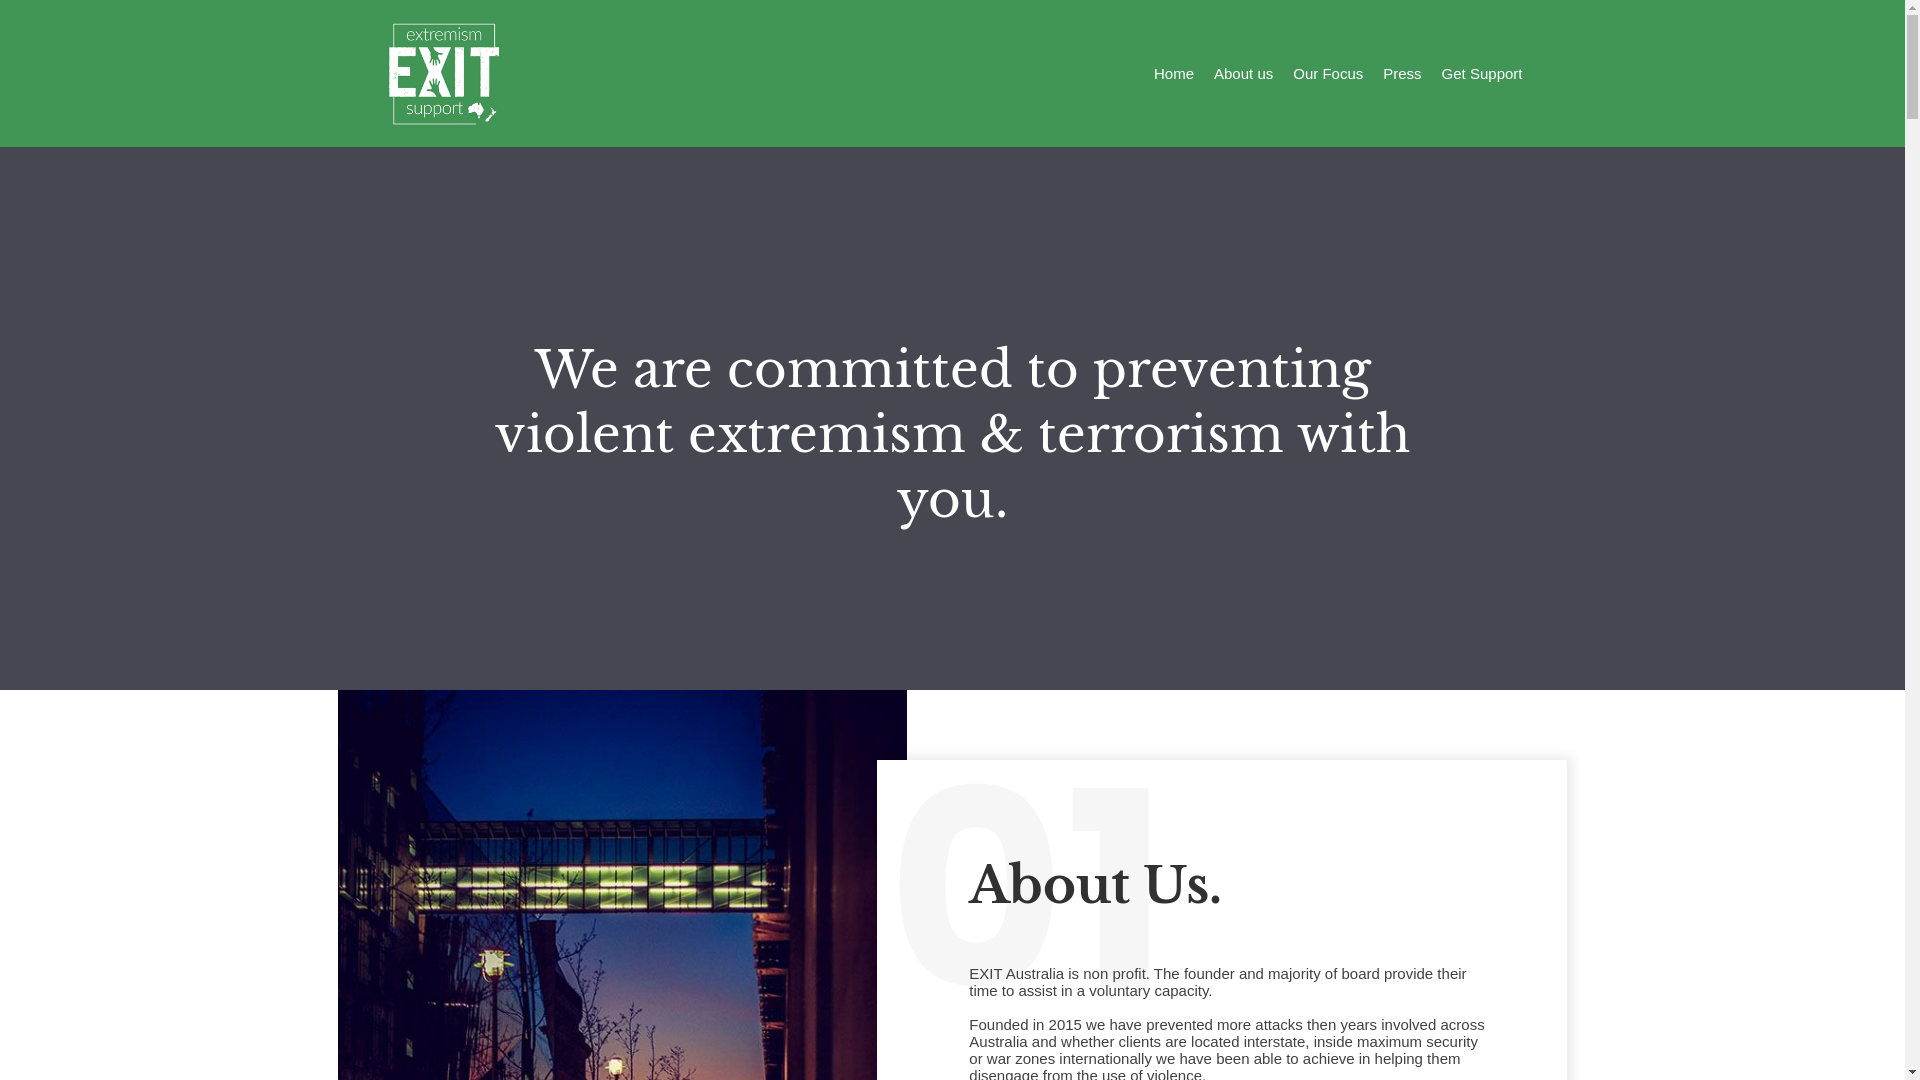  Describe the element at coordinates (19, 10) in the screenshot. I see `'Skip to content'` at that location.